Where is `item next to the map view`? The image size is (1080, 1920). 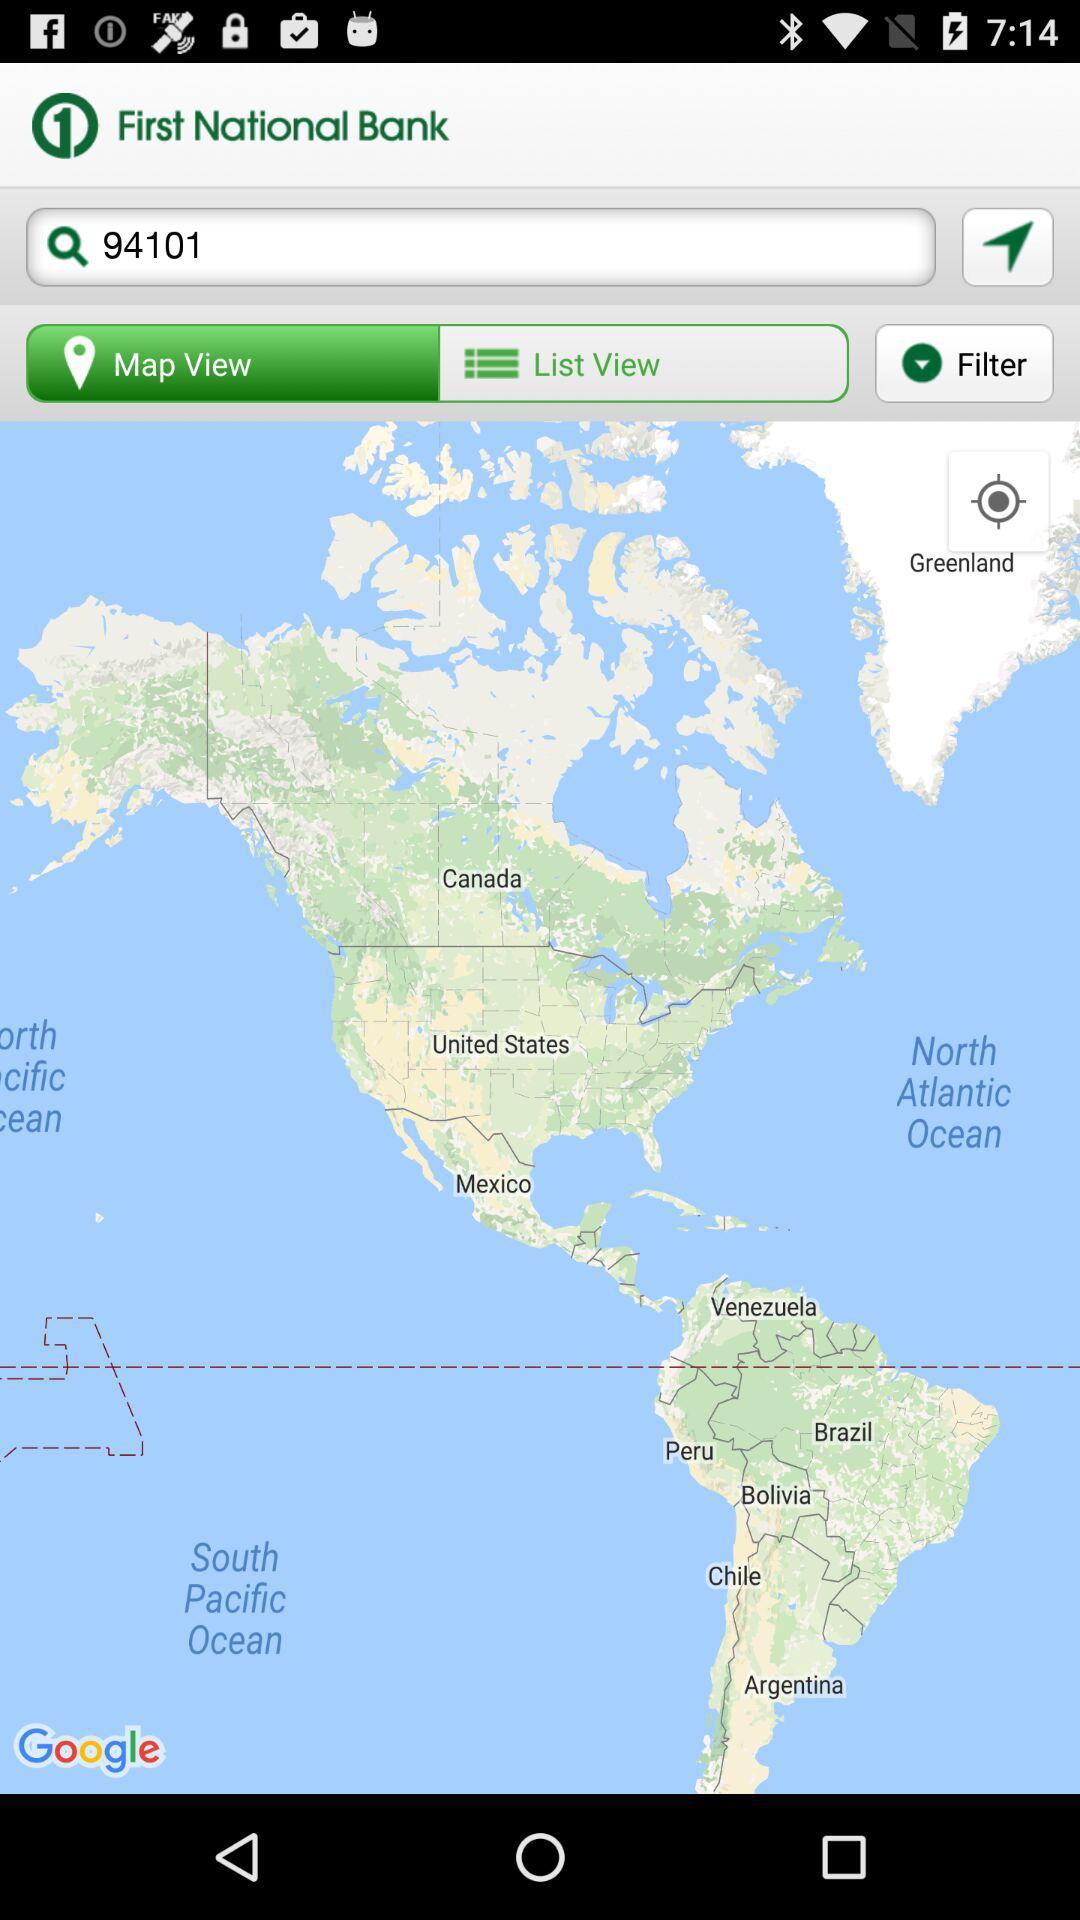
item next to the map view is located at coordinates (643, 363).